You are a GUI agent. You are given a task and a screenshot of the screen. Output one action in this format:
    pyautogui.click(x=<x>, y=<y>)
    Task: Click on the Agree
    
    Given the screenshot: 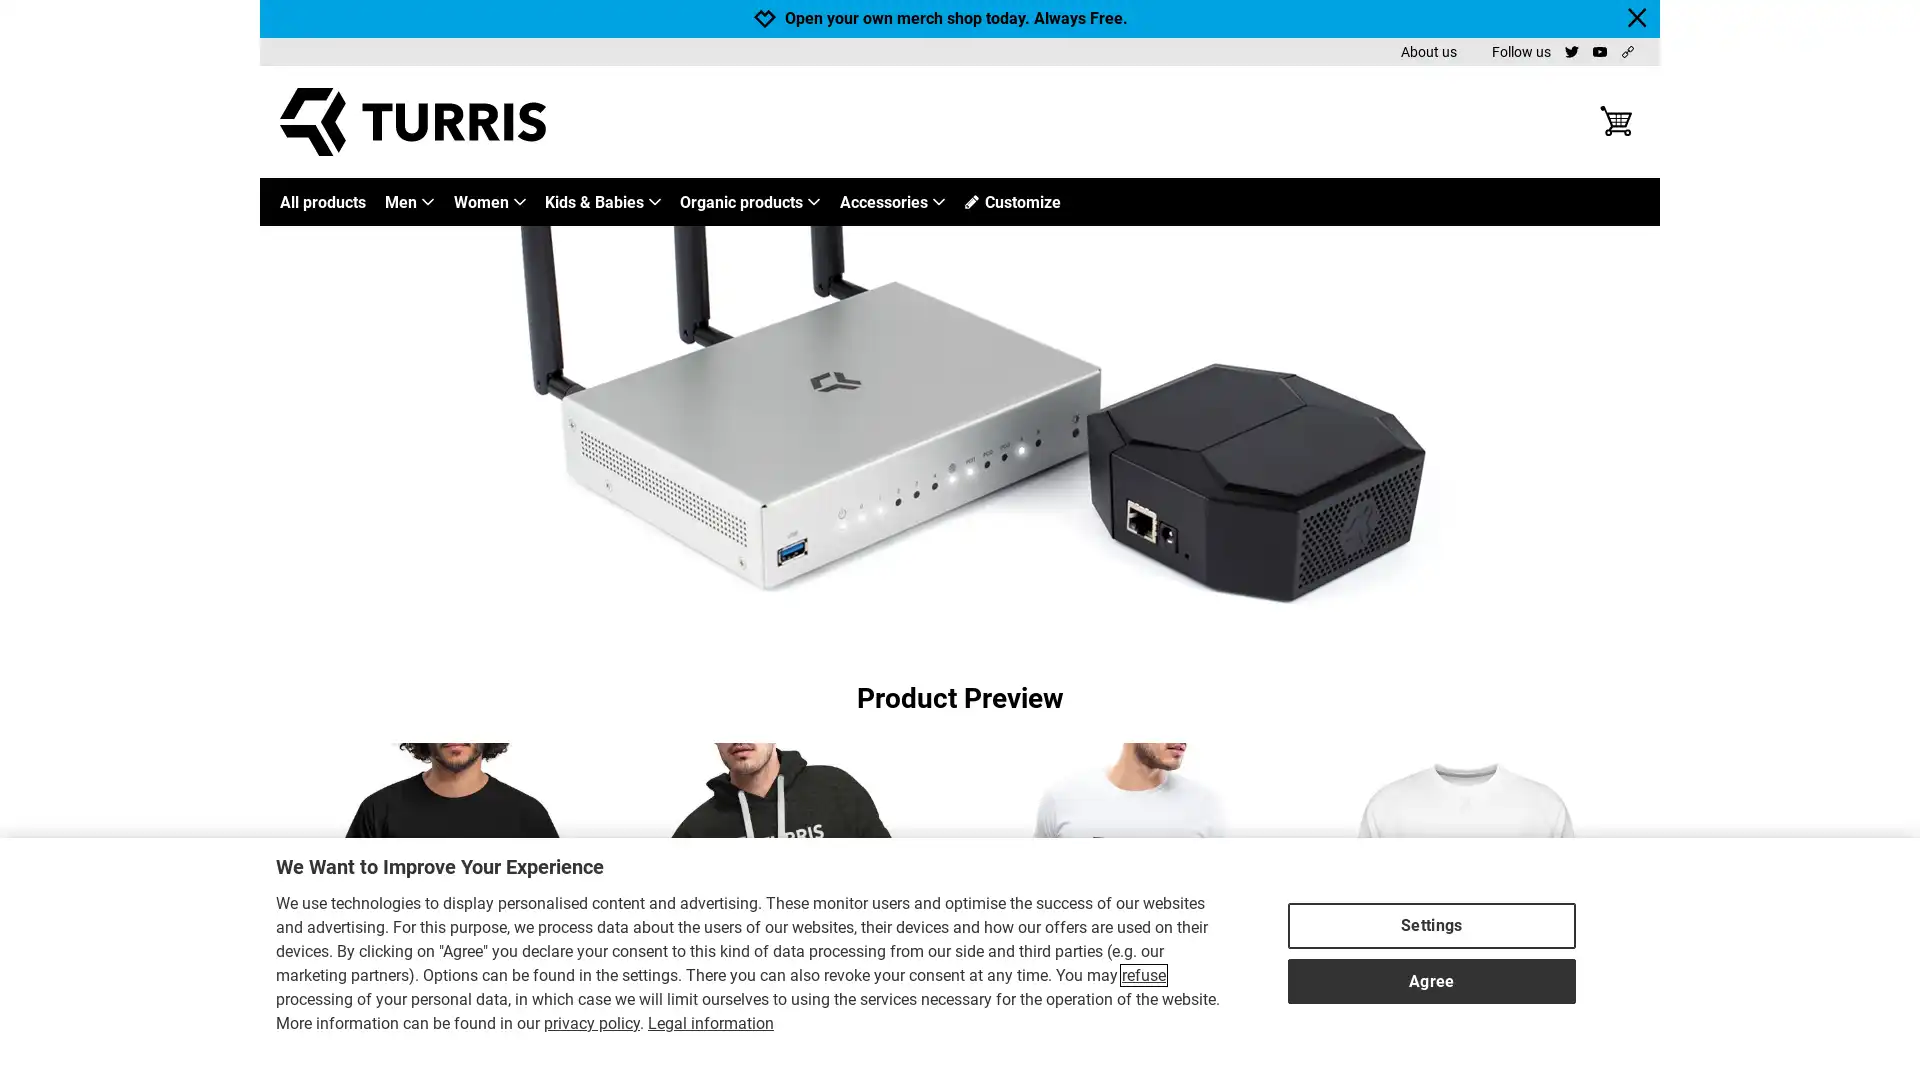 What is the action you would take?
    pyautogui.click(x=1430, y=975)
    